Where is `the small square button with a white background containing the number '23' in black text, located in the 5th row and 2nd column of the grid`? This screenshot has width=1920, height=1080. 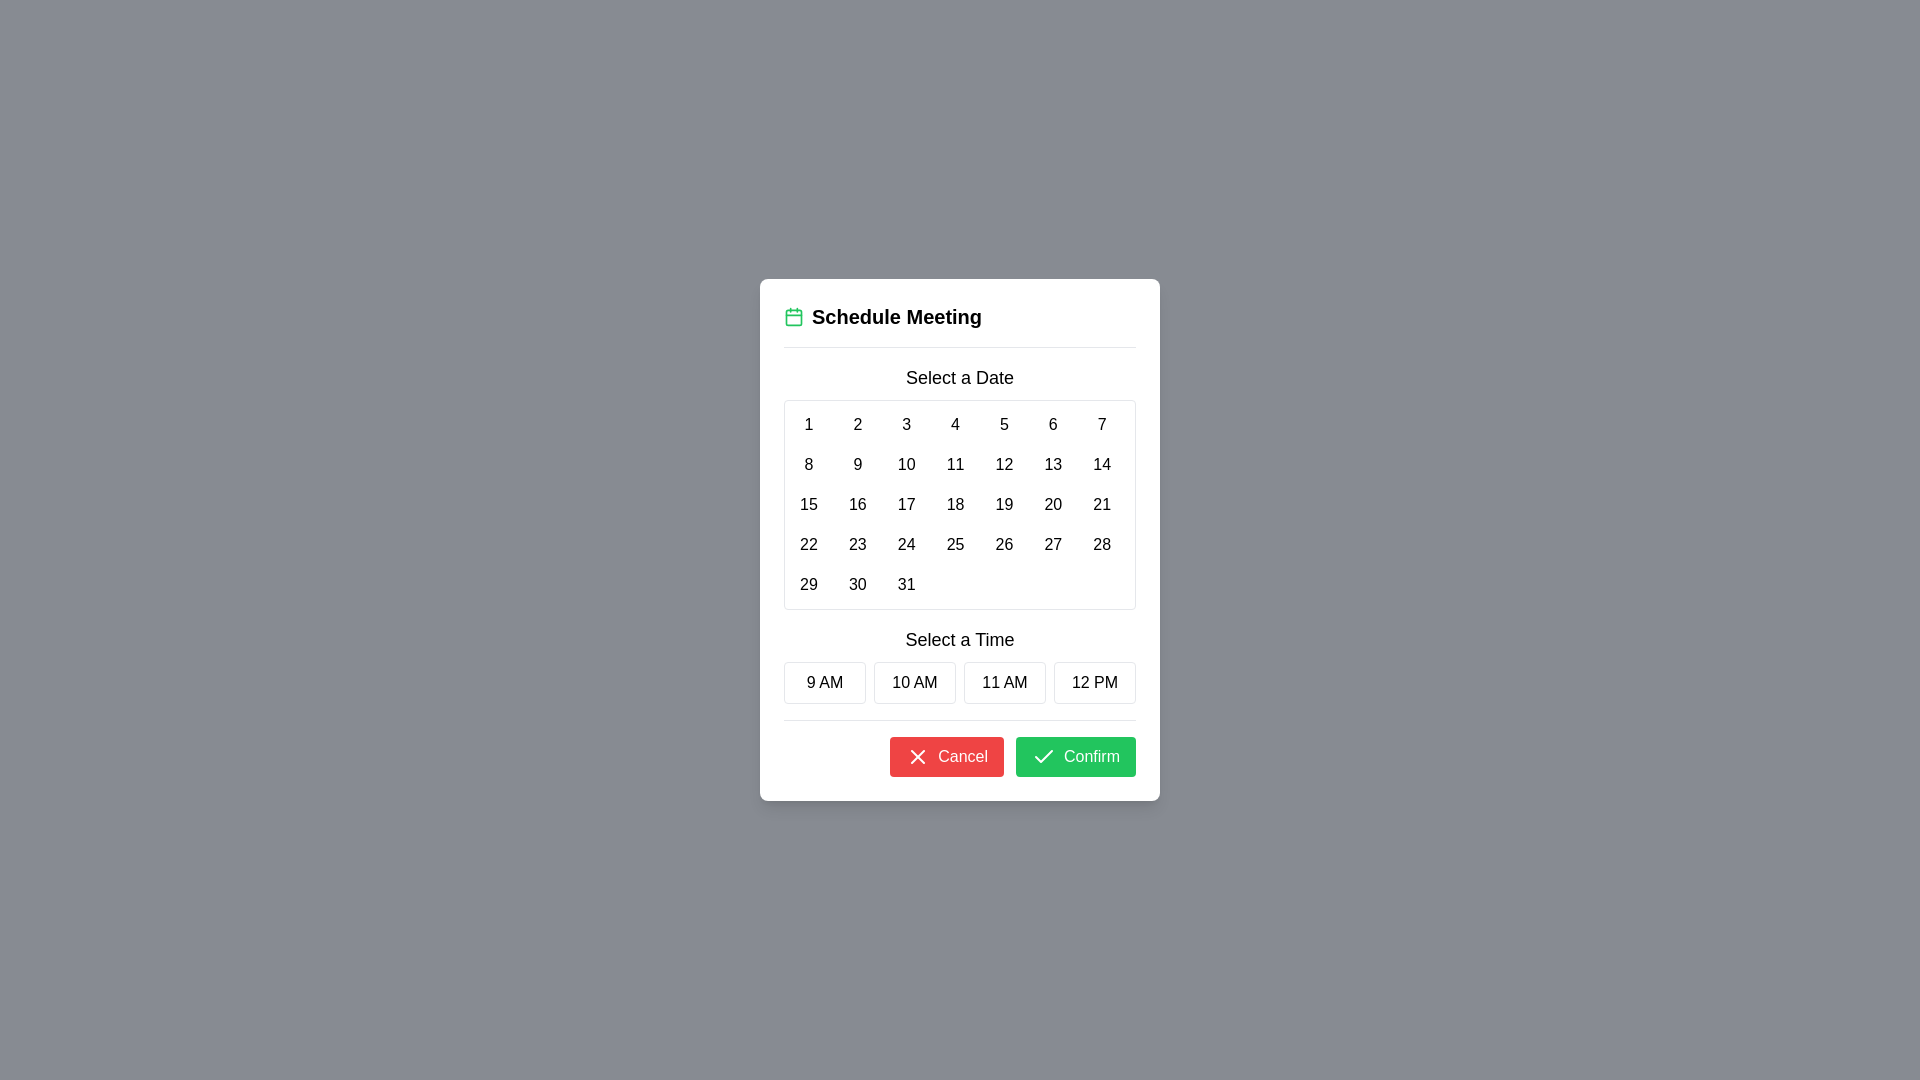 the small square button with a white background containing the number '23' in black text, located in the 5th row and 2nd column of the grid is located at coordinates (857, 544).